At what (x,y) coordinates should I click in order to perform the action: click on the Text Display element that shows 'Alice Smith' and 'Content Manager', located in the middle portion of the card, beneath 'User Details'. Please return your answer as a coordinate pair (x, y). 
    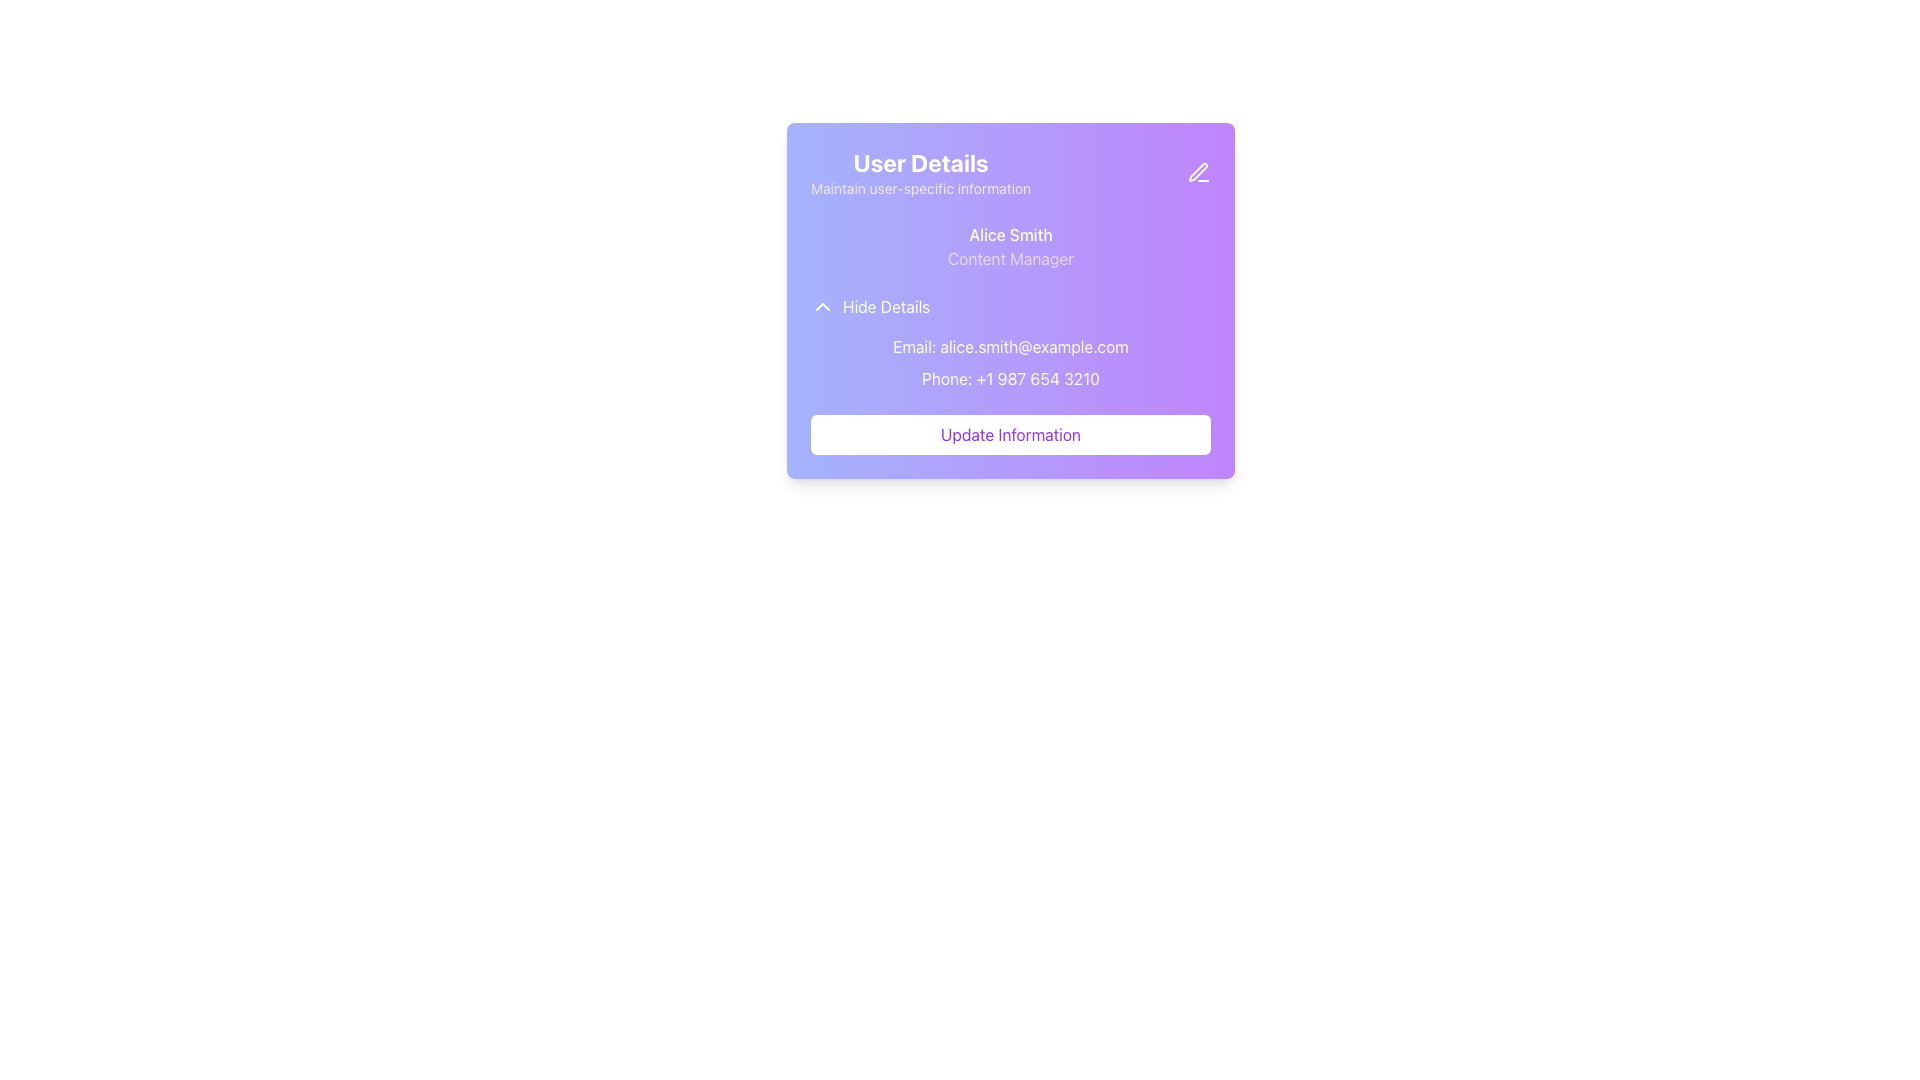
    Looking at the image, I should click on (1011, 245).